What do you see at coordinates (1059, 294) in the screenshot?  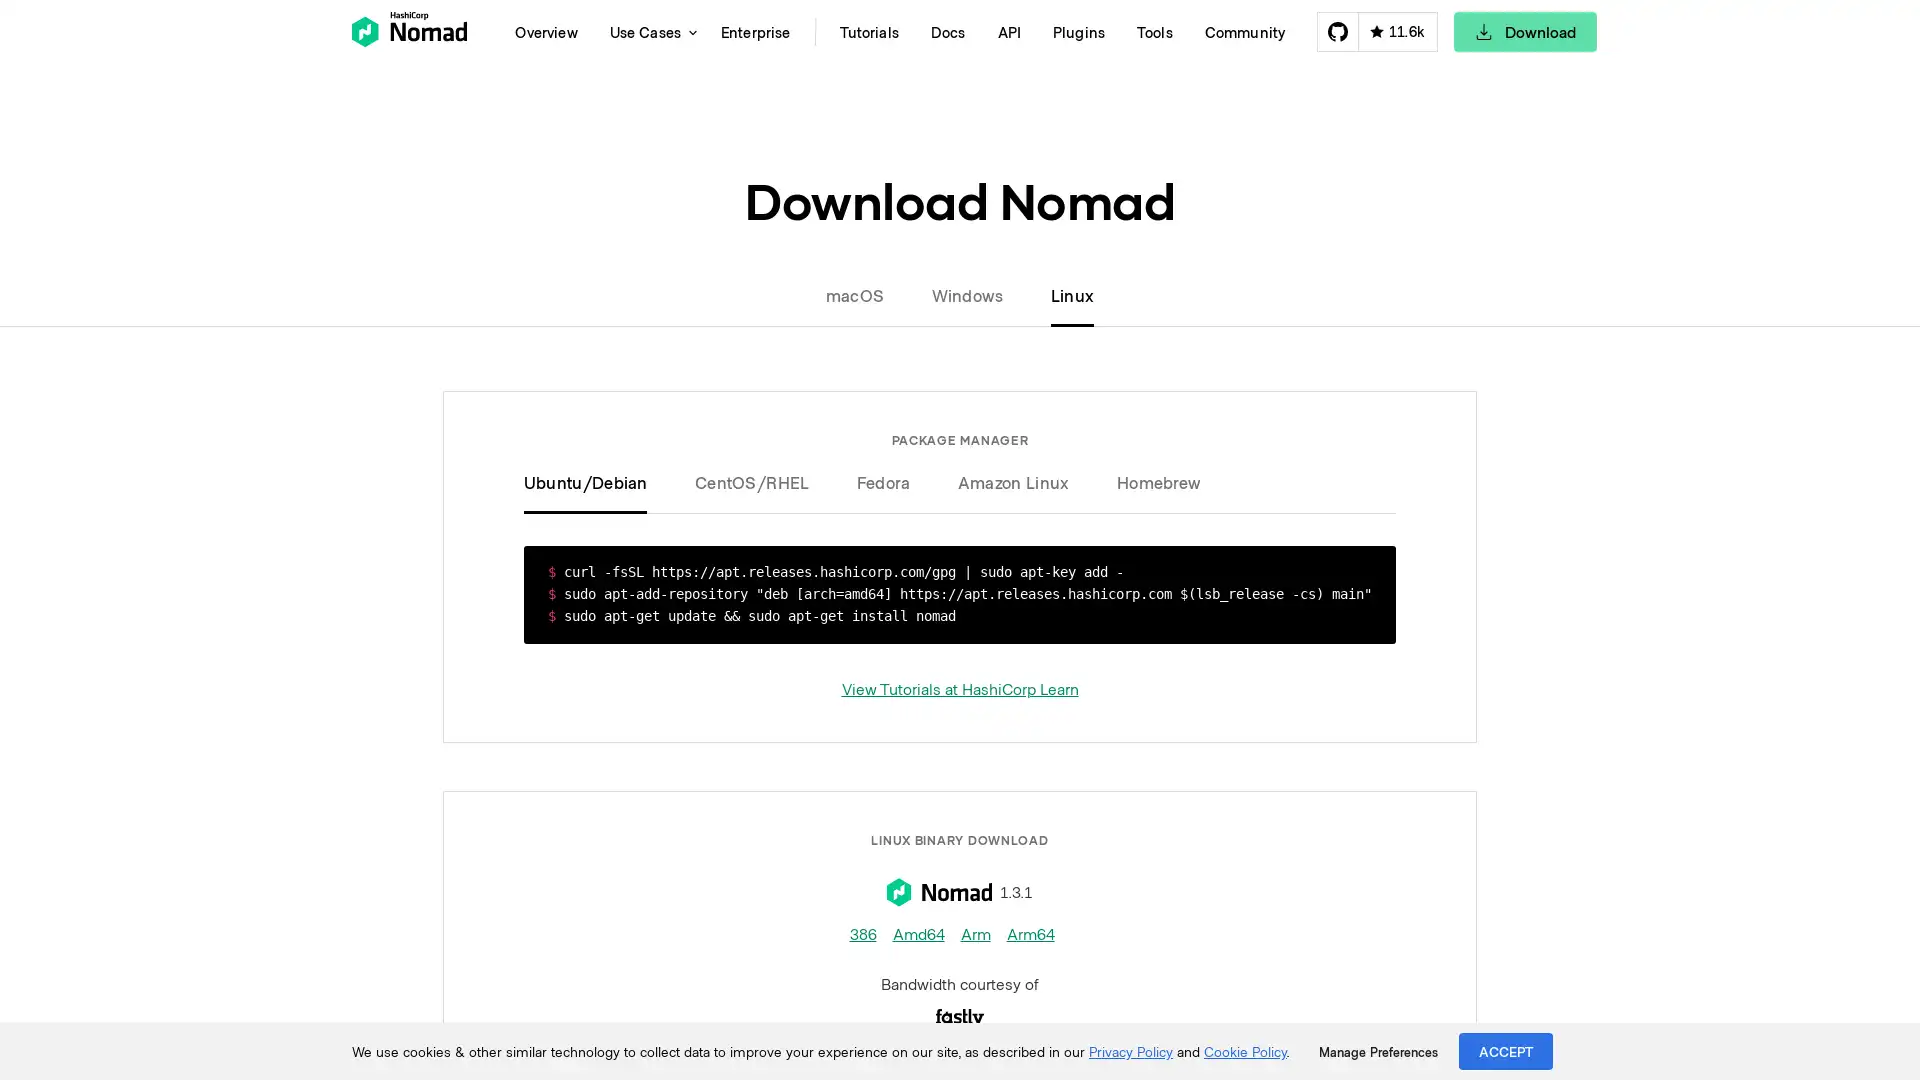 I see `Linux` at bounding box center [1059, 294].